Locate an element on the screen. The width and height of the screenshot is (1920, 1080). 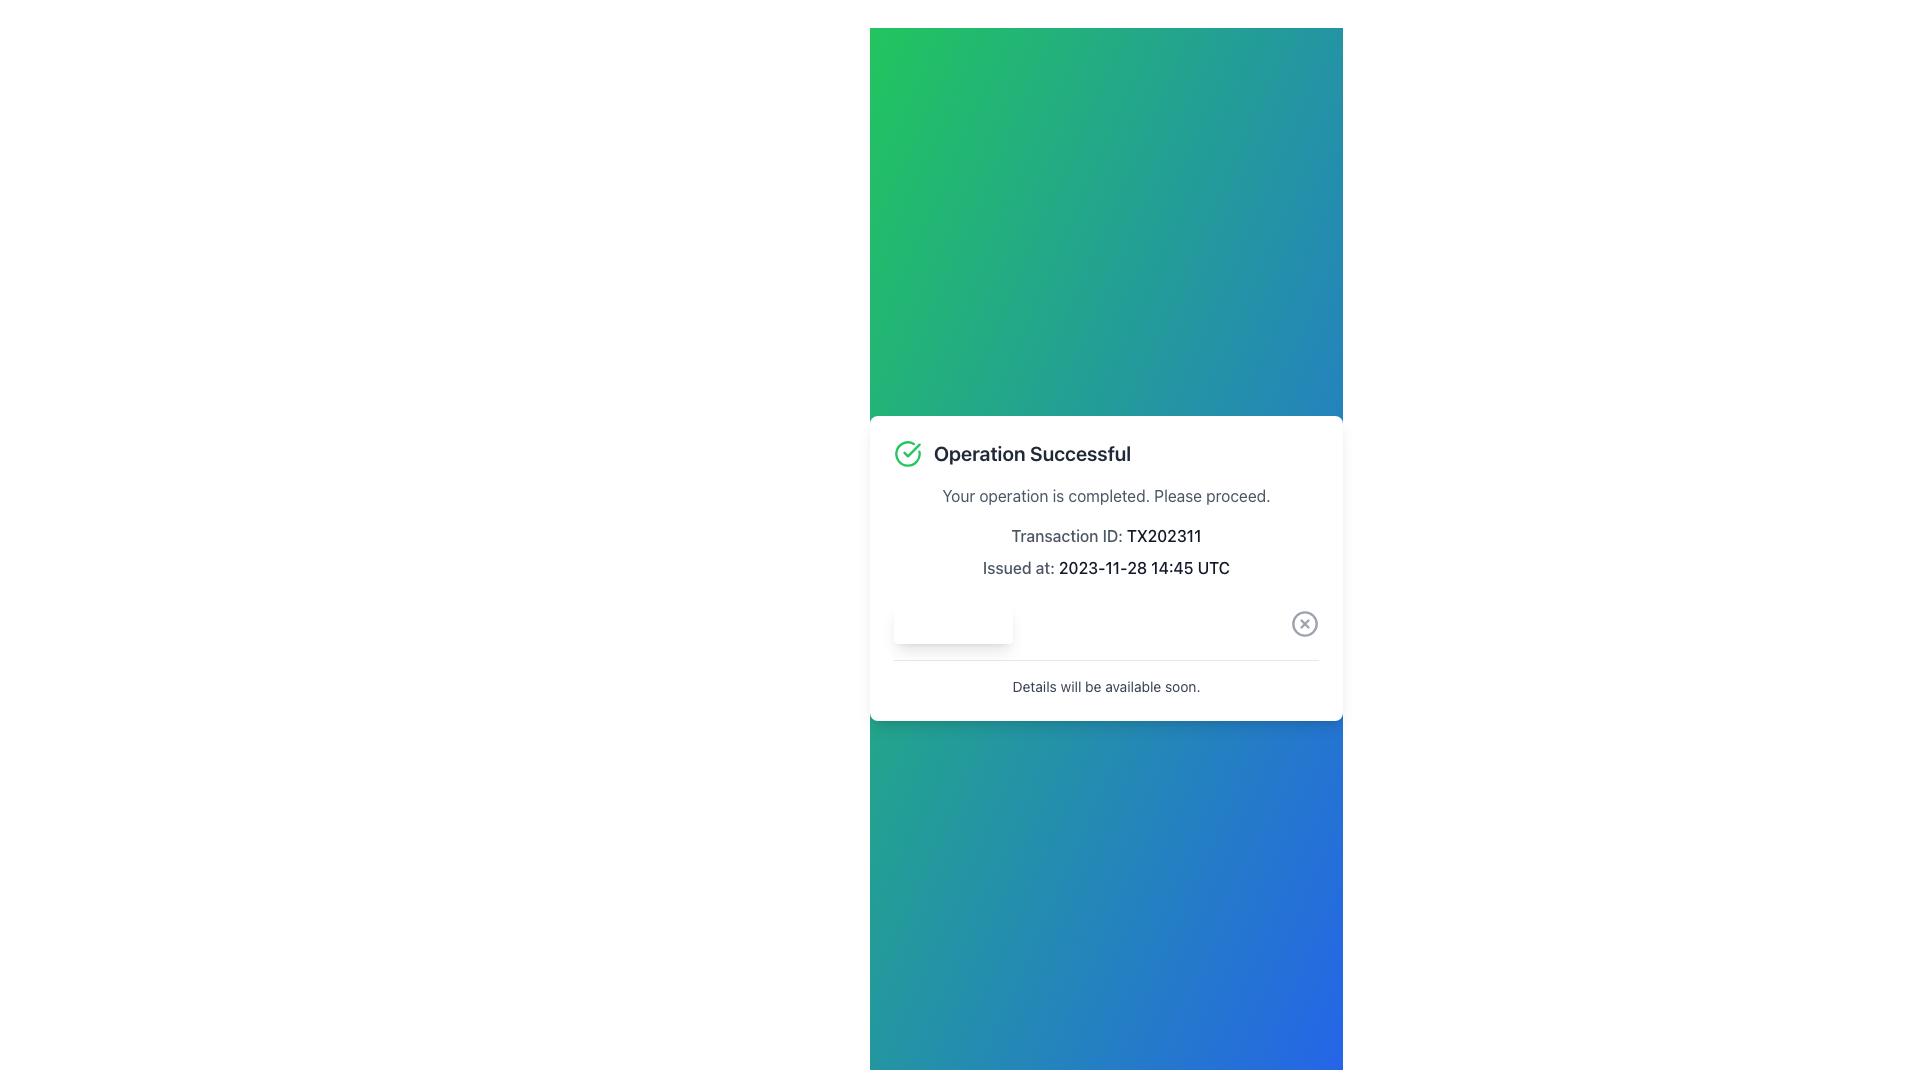
the small circle SVG element located within the icon in the lower right area of the message card is located at coordinates (1305, 622).